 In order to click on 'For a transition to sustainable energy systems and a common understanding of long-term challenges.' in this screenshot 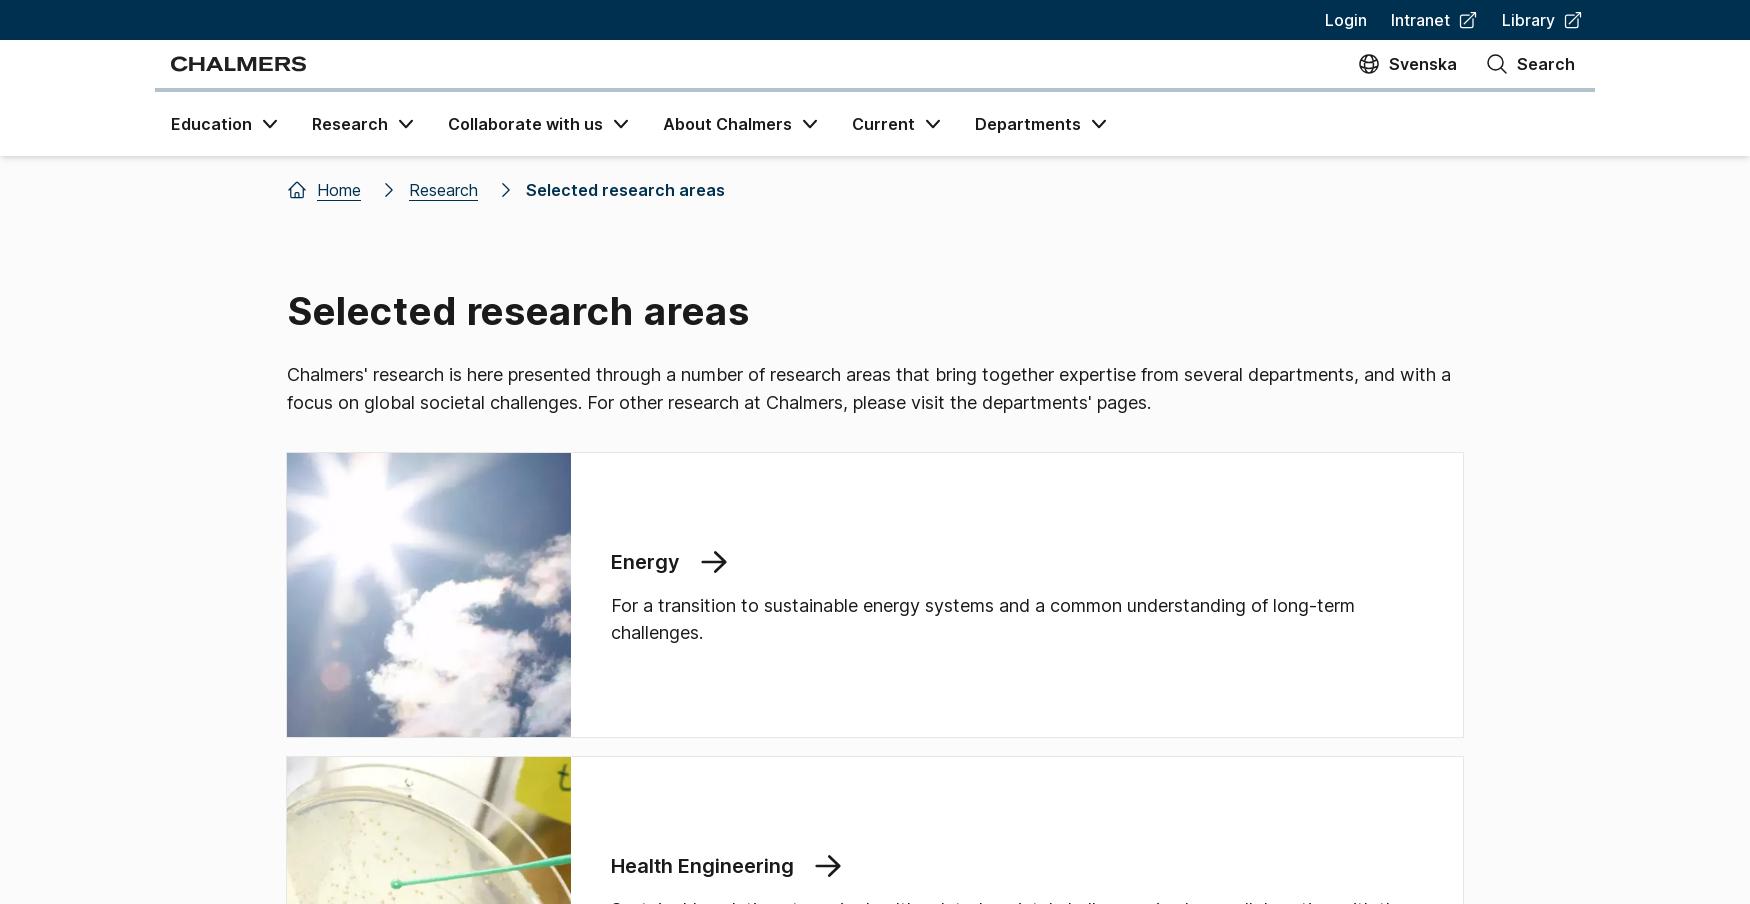, I will do `click(610, 617)`.